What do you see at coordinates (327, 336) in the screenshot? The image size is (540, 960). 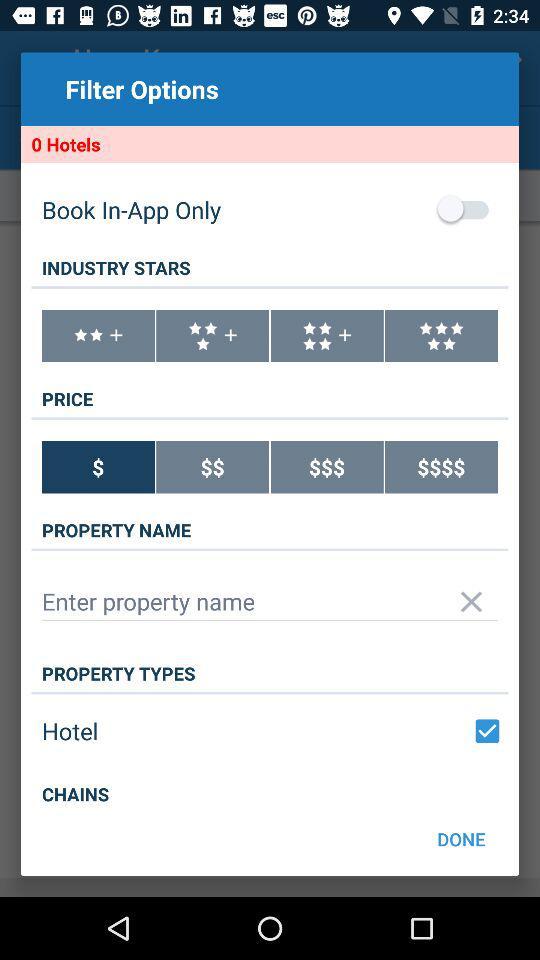 I see `4 stars` at bounding box center [327, 336].